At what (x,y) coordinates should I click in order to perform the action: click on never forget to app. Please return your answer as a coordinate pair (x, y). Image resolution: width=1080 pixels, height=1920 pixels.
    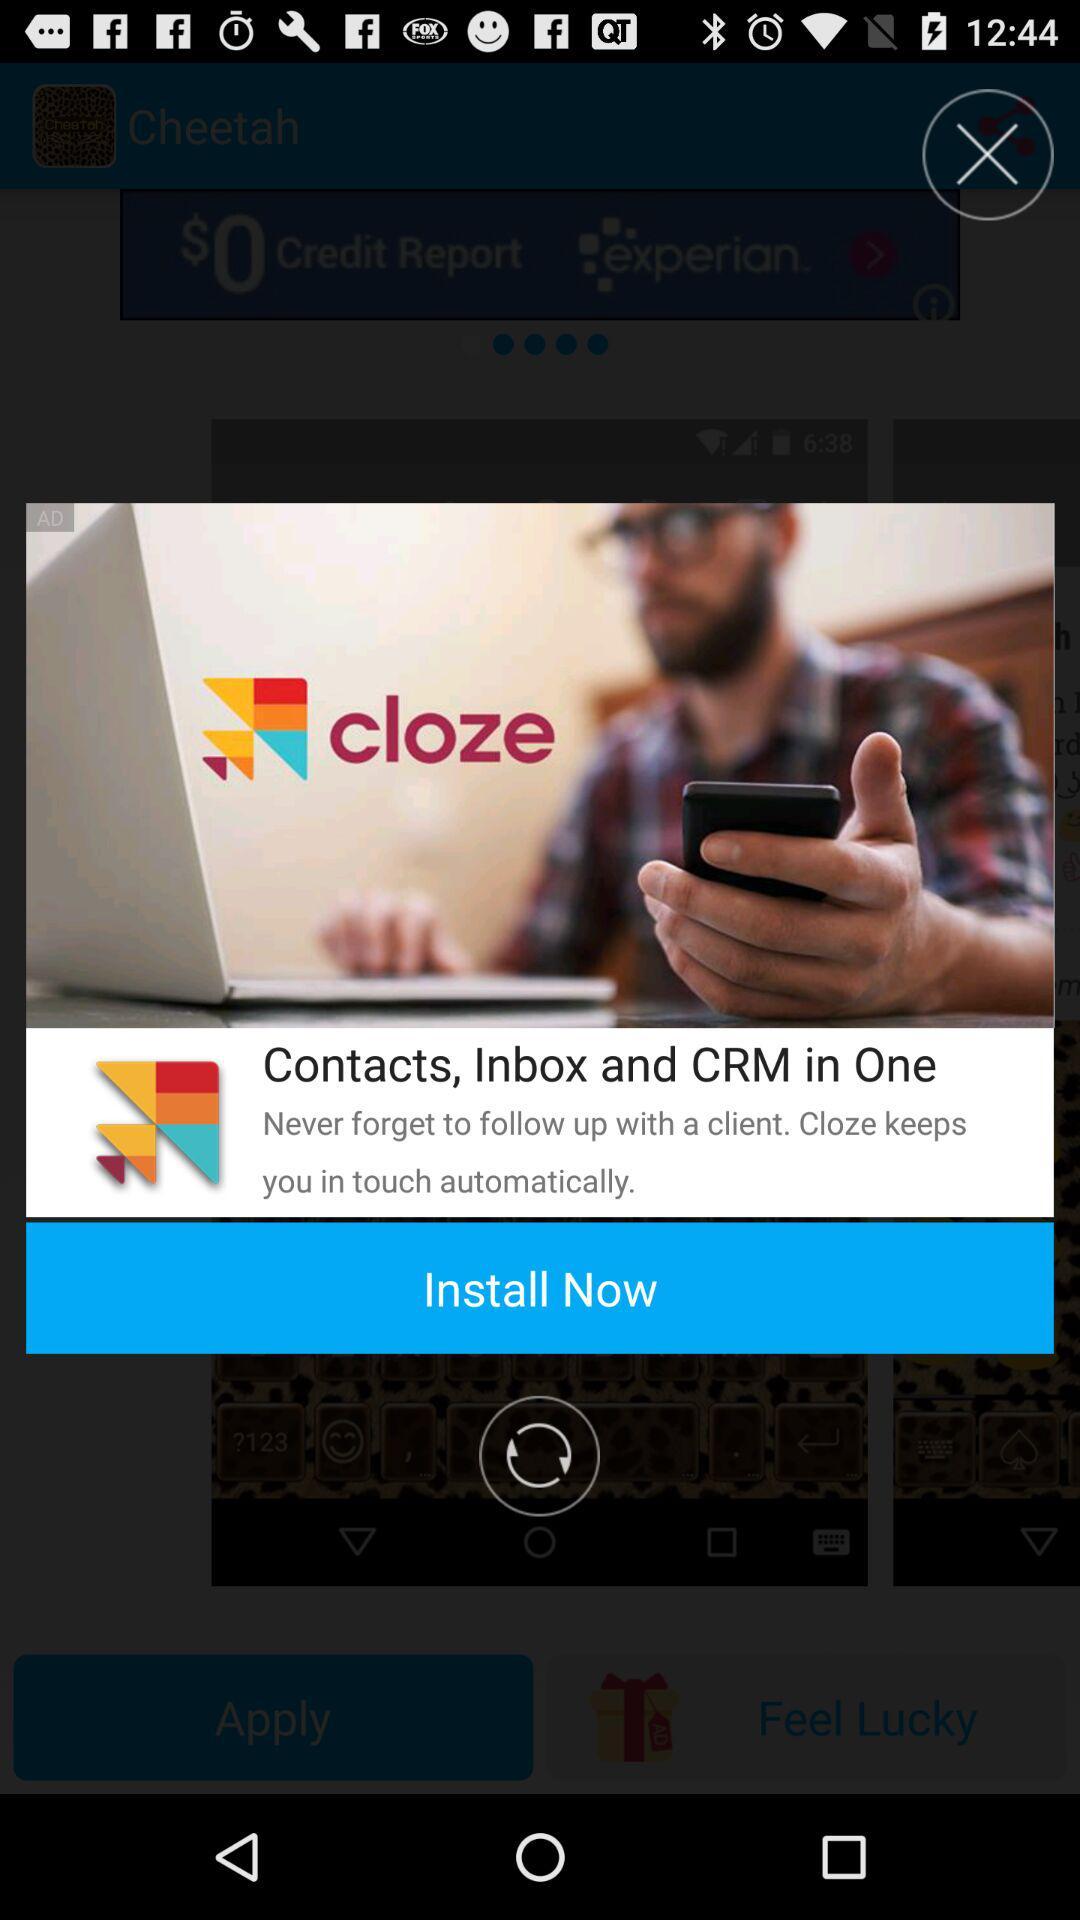
    Looking at the image, I should click on (631, 1151).